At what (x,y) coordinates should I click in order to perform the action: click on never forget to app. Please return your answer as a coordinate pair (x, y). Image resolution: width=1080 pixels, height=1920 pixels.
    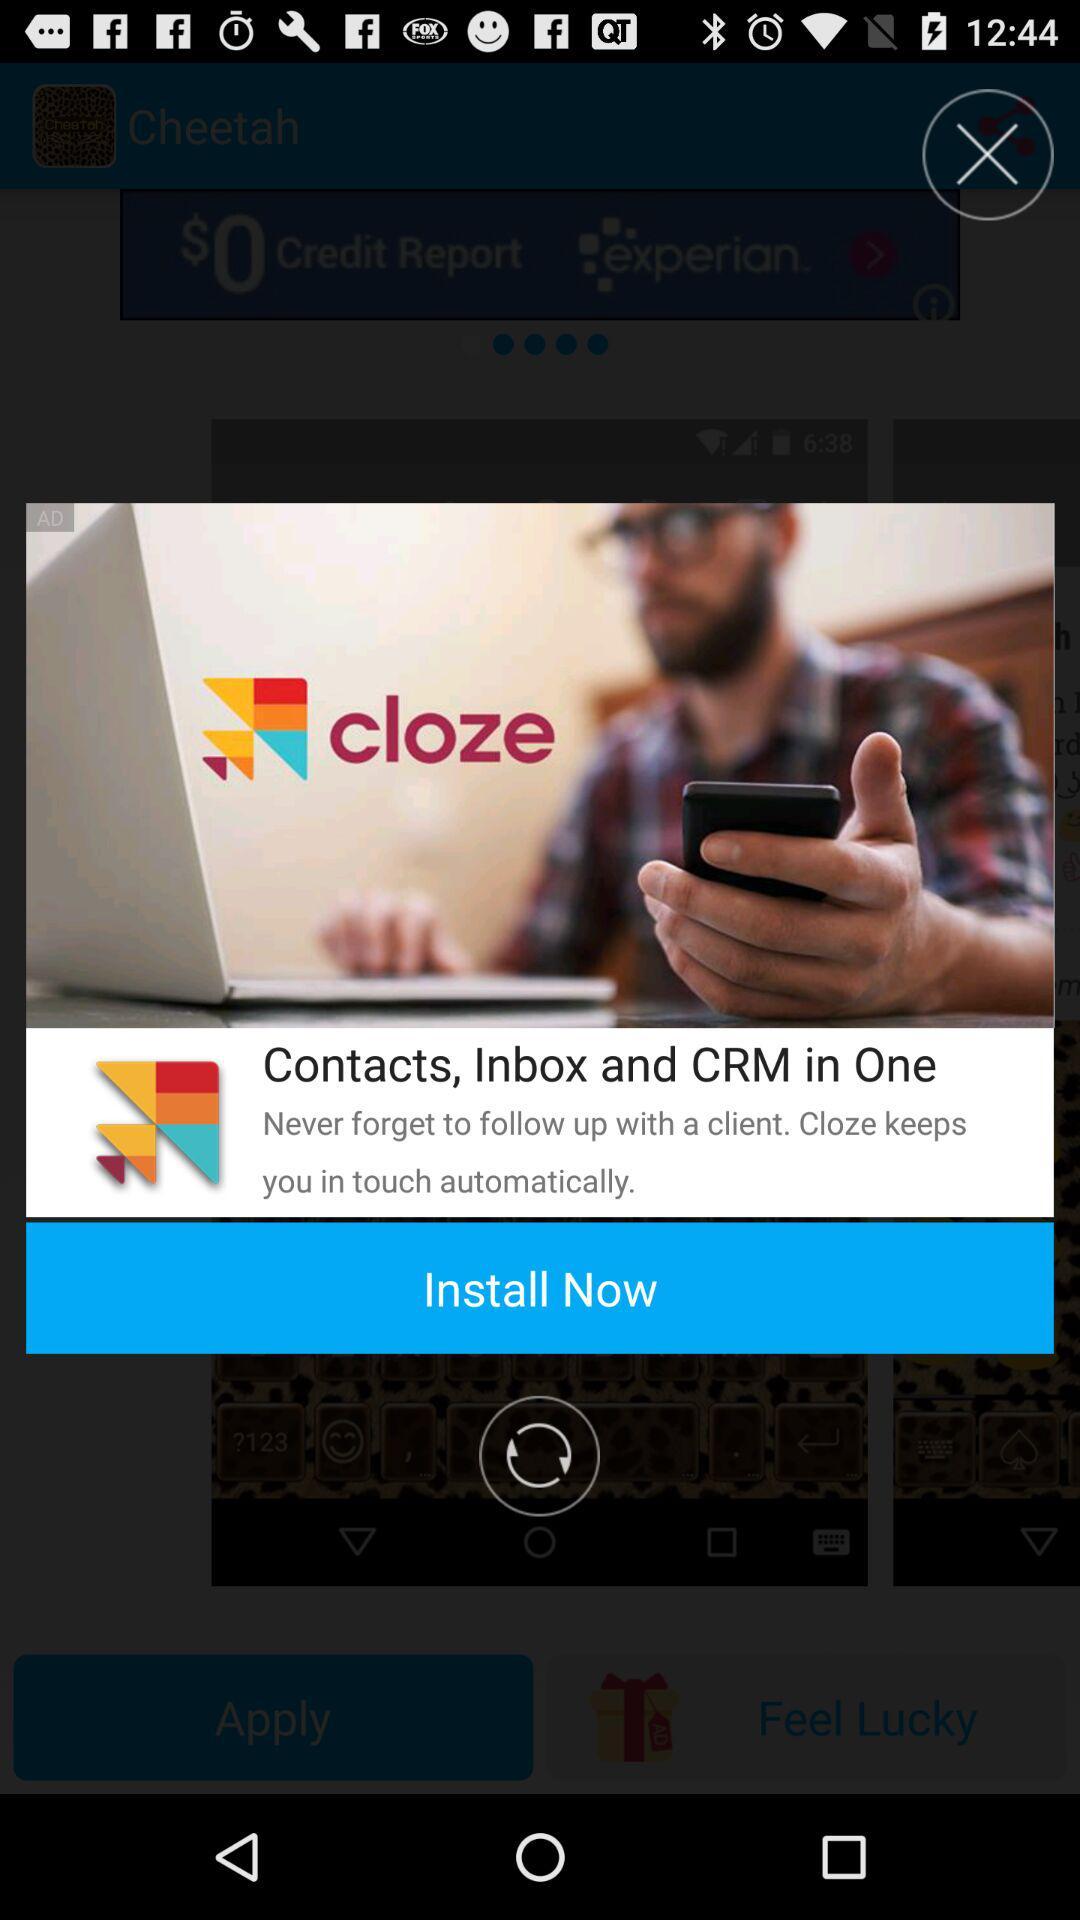
    Looking at the image, I should click on (631, 1151).